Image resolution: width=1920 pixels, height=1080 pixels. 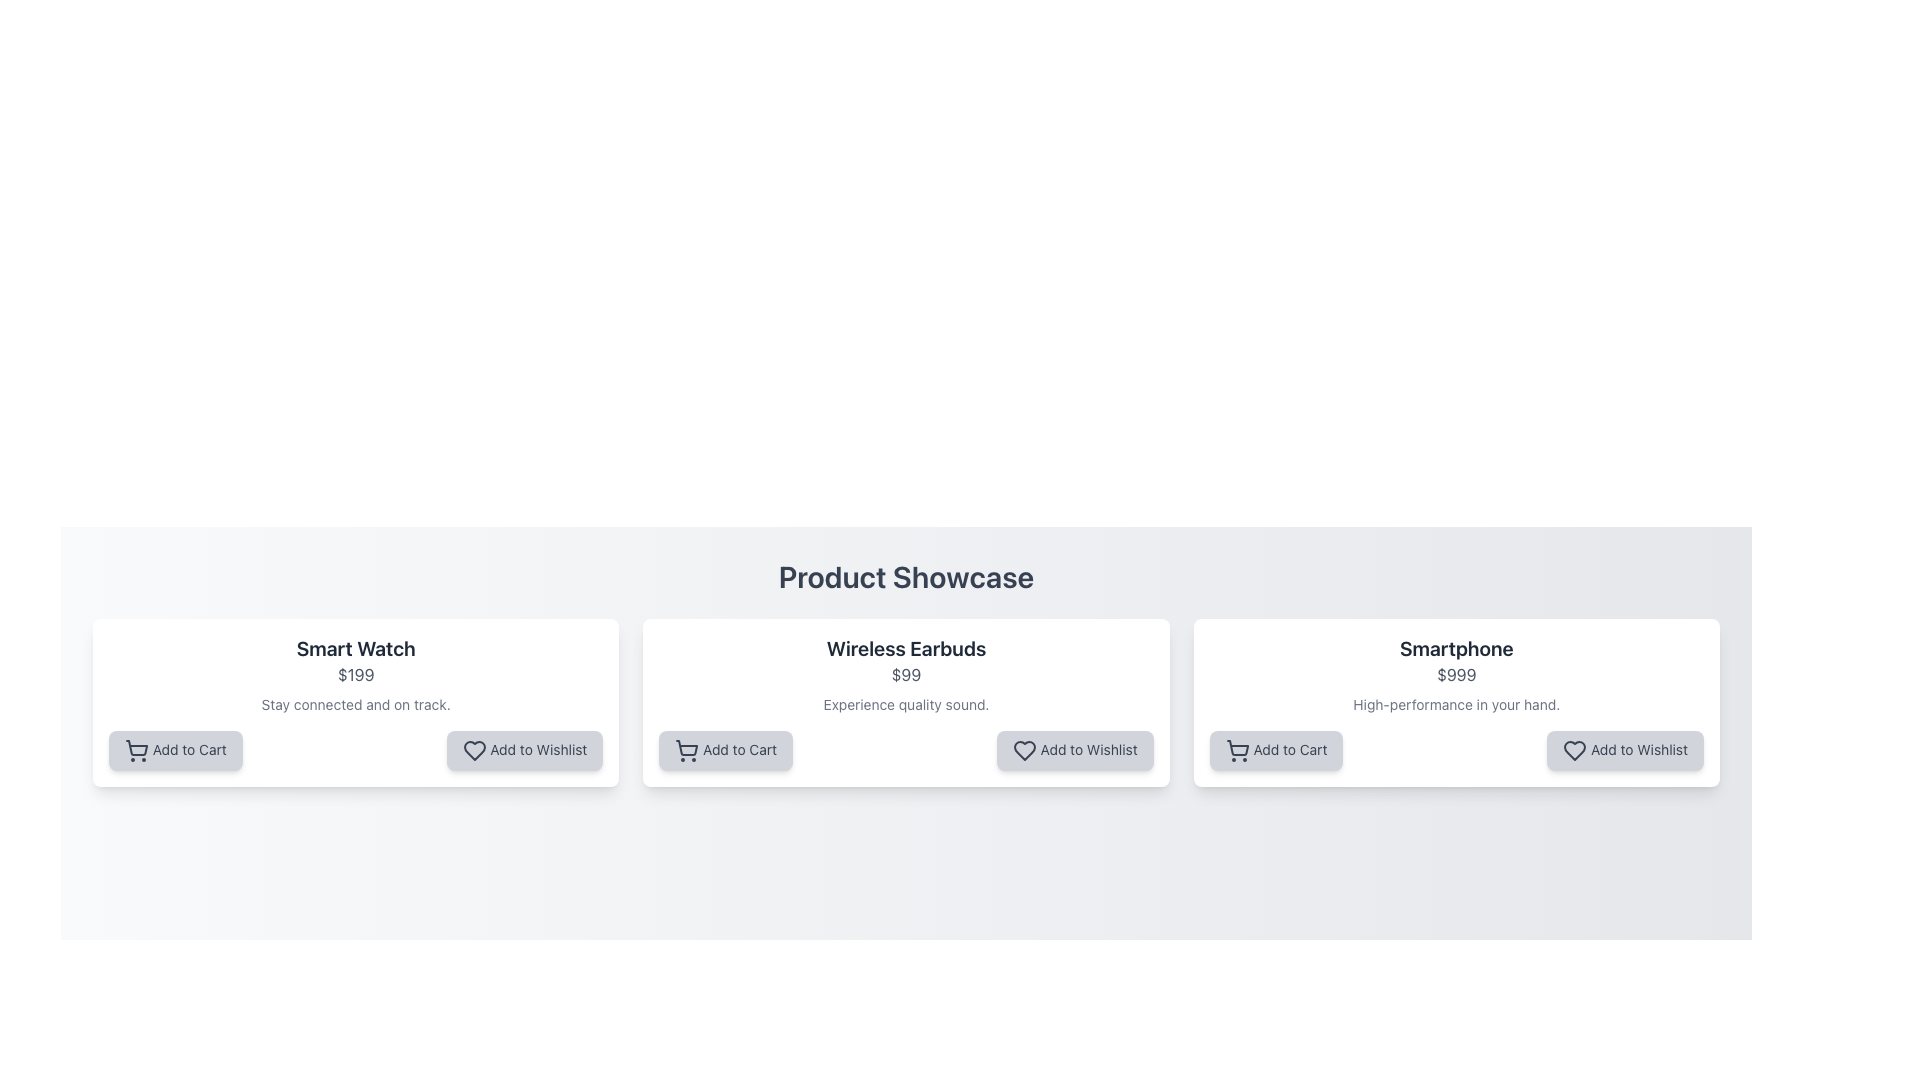 What do you see at coordinates (1074, 751) in the screenshot?
I see `the rectangular button labeled 'Add to Wishlist' featuring a heart icon to observe the hover effect` at bounding box center [1074, 751].